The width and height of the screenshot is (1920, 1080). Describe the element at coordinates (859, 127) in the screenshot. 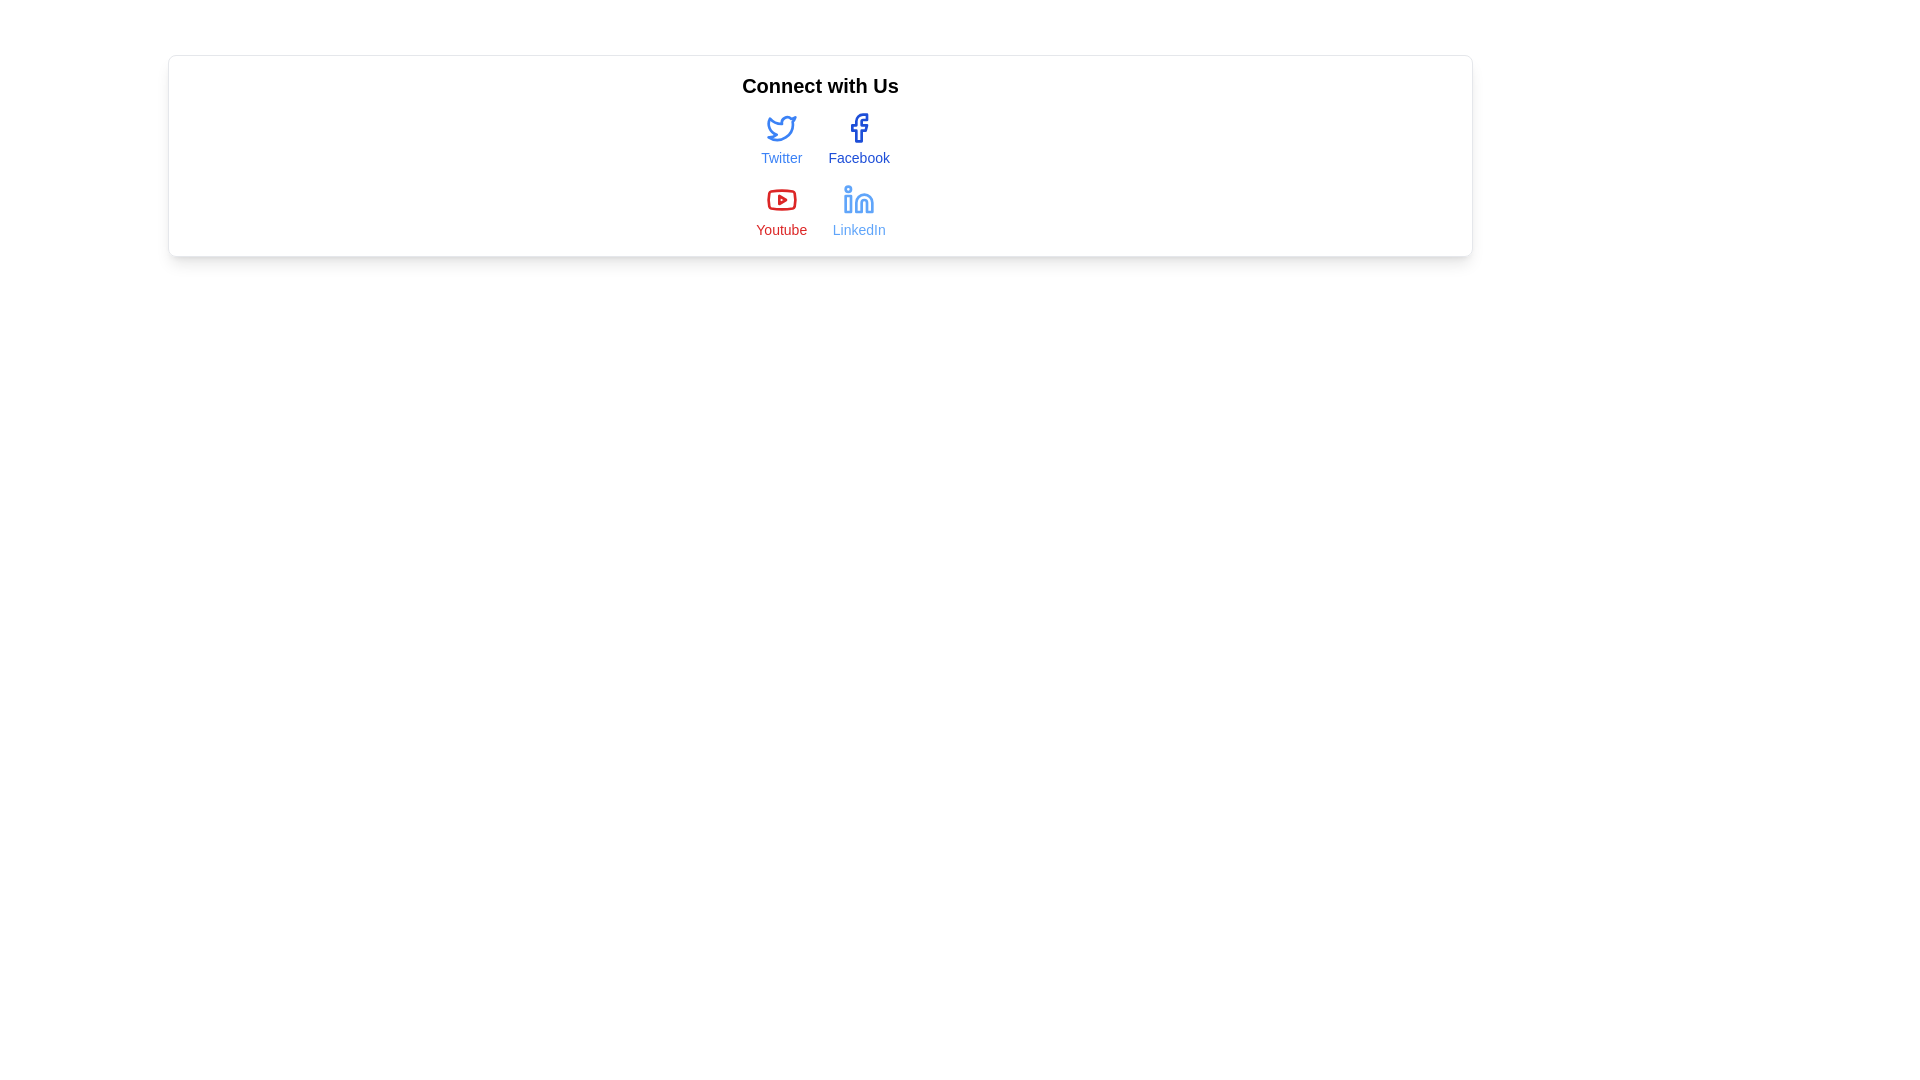

I see `Facebook icon hyperlink located in the 'Connect with Us' area, positioned between the Twitter icon and the 'Facebook' text below it` at that location.